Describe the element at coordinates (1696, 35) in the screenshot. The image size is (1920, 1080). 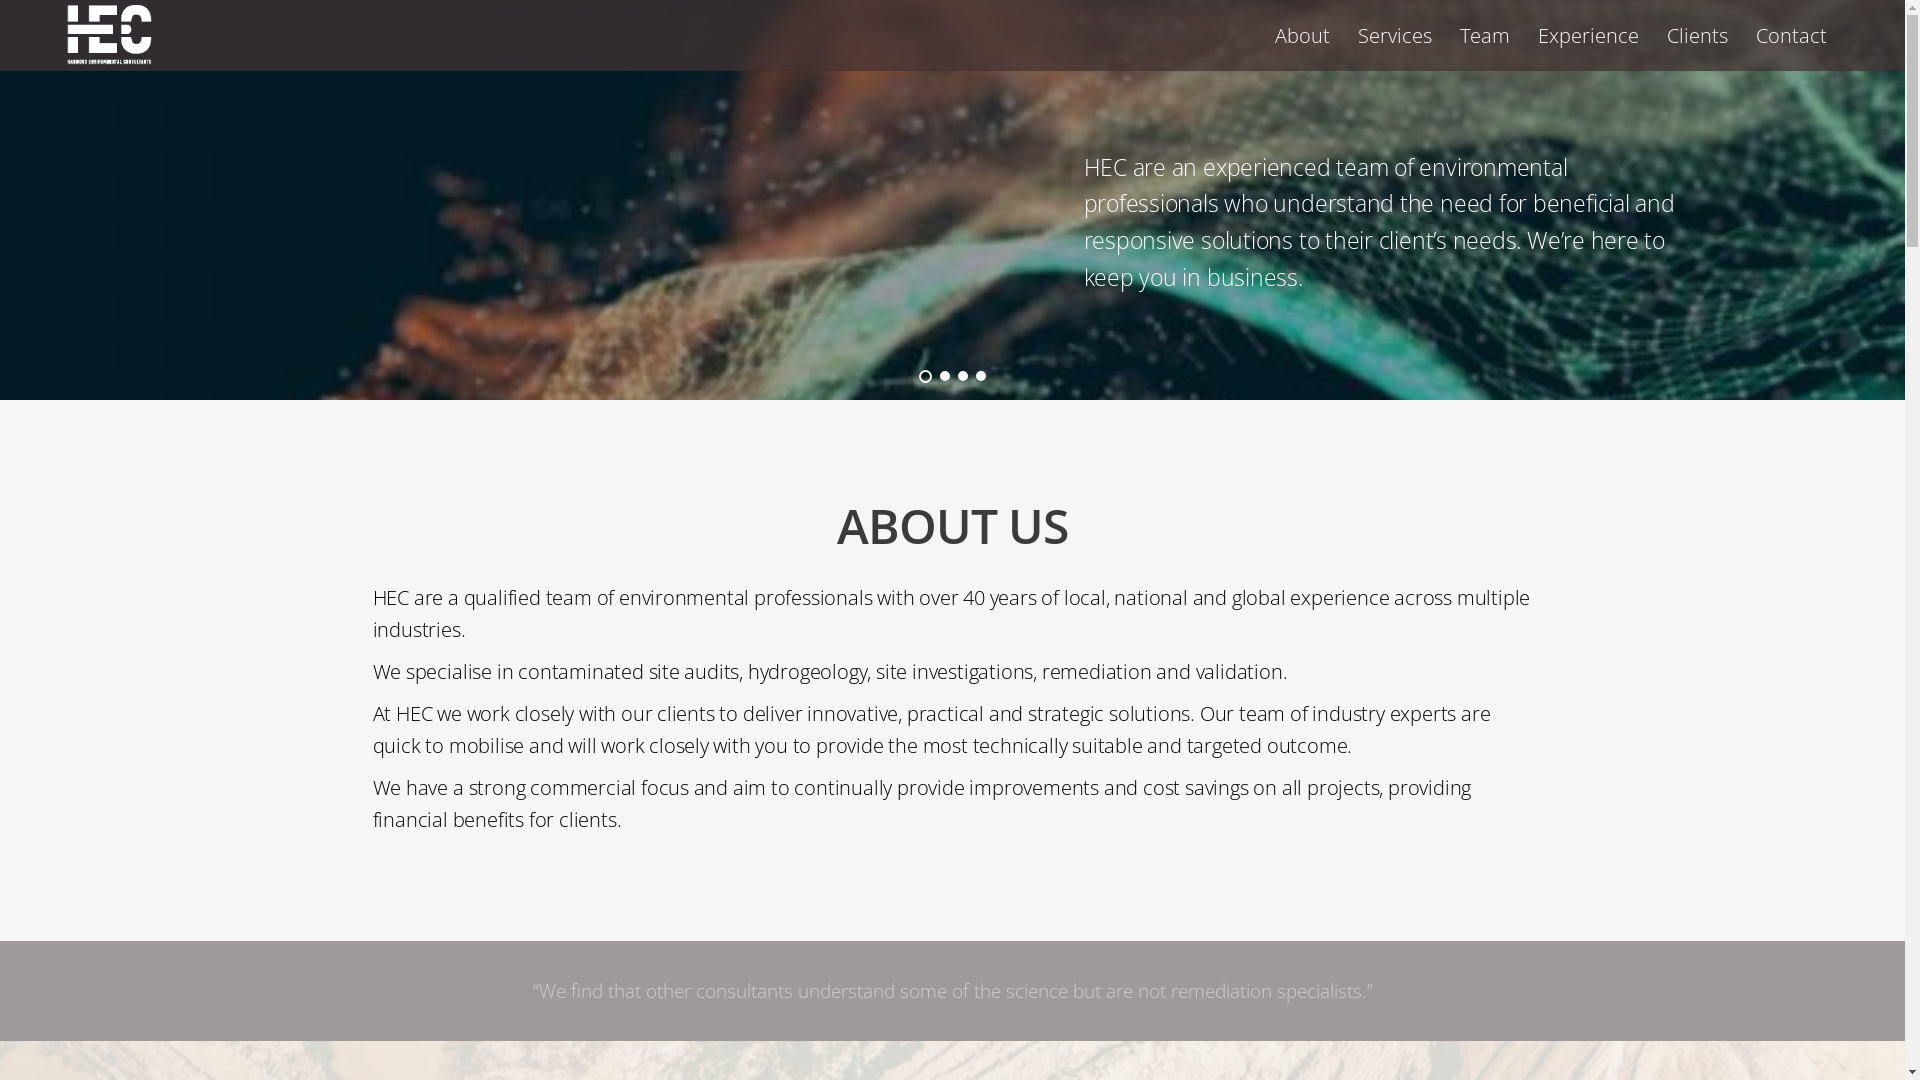
I see `'Clients'` at that location.